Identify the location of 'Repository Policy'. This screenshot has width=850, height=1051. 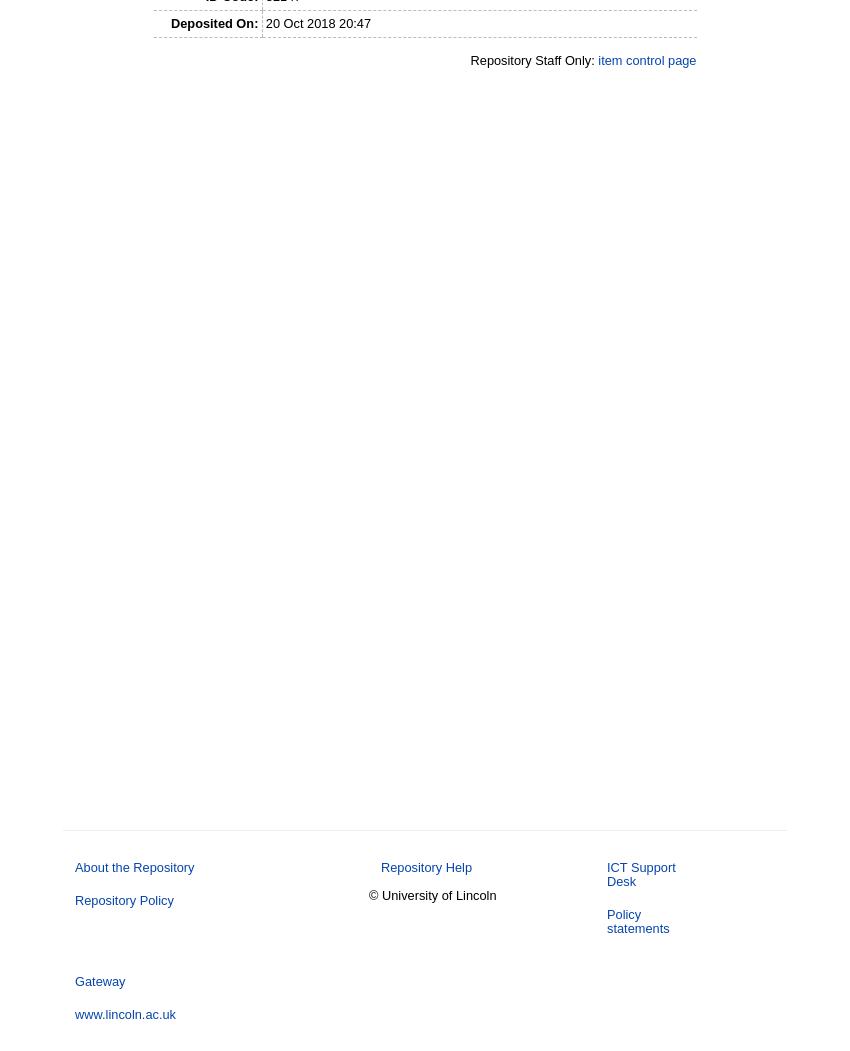
(123, 900).